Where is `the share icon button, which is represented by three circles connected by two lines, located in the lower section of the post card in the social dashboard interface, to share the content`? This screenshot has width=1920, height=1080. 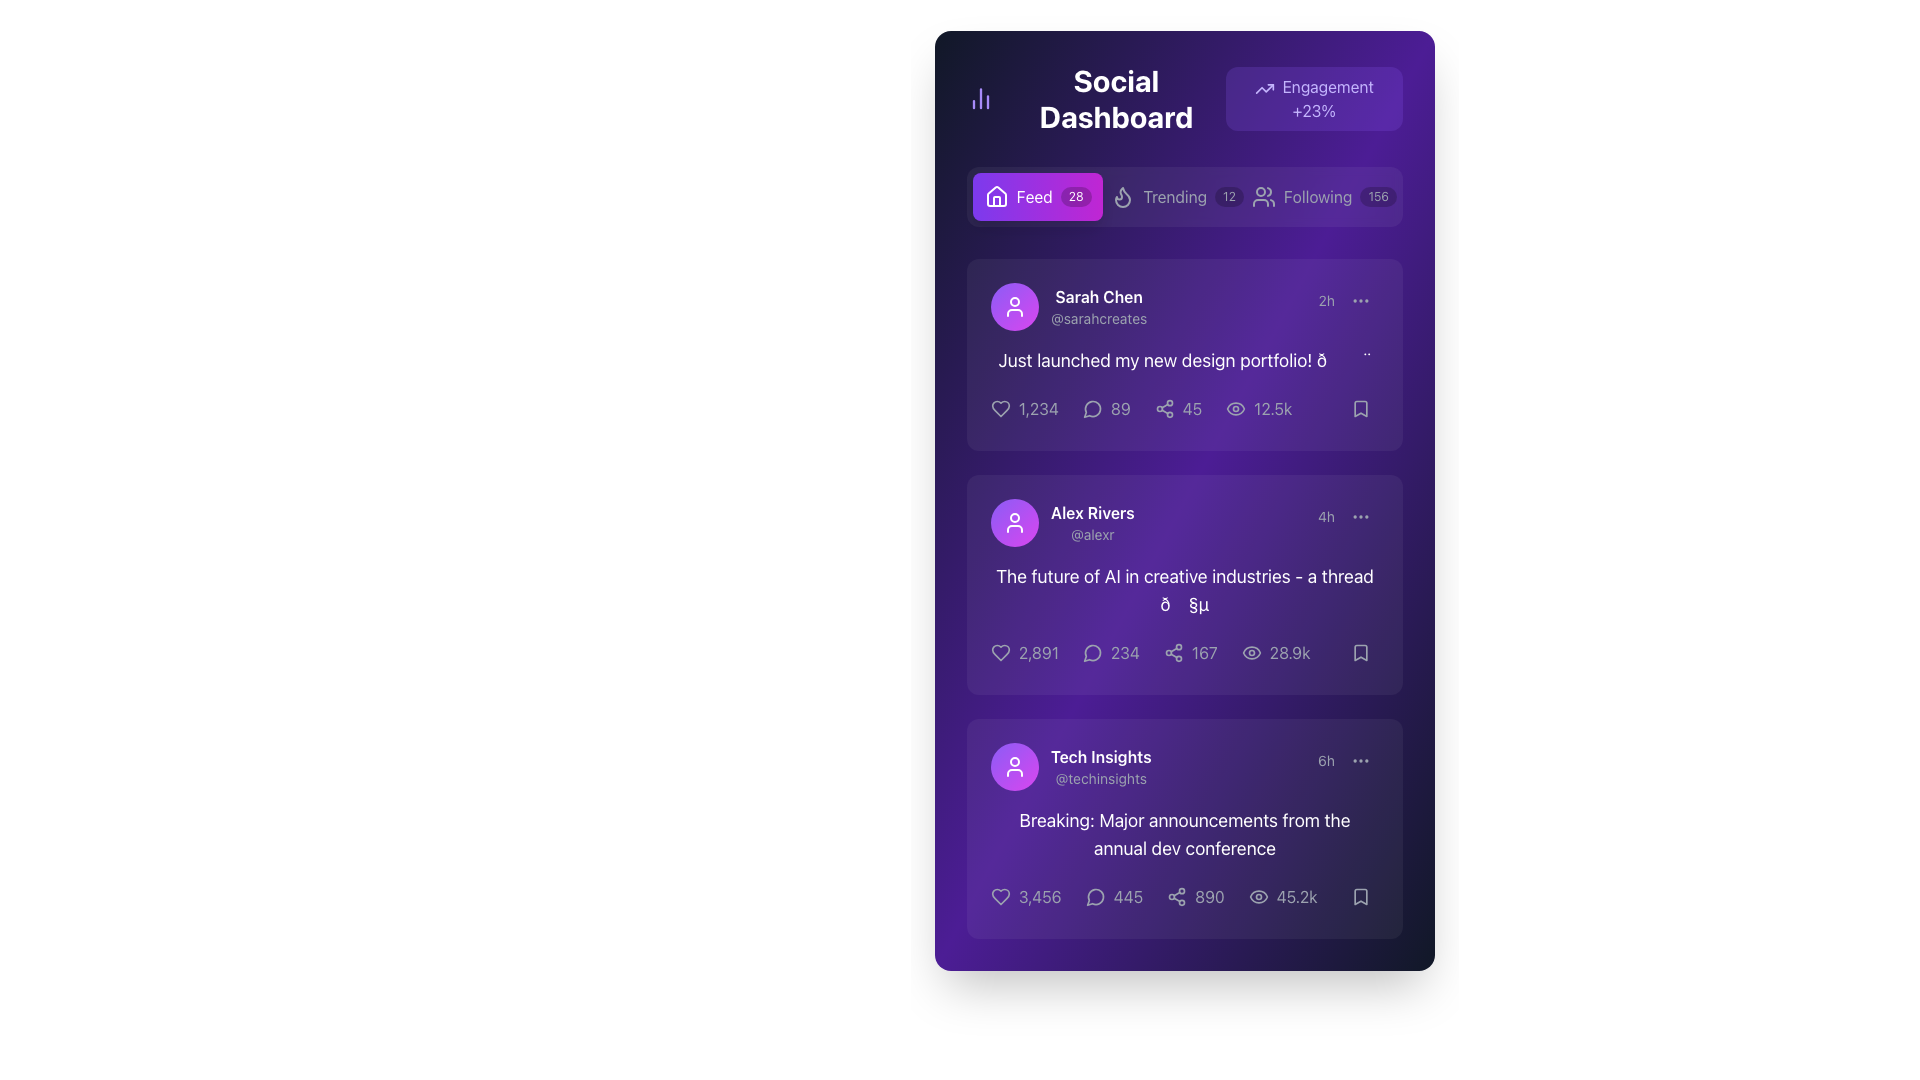 the share icon button, which is represented by three circles connected by two lines, located in the lower section of the post card in the social dashboard interface, to share the content is located at coordinates (1176, 896).